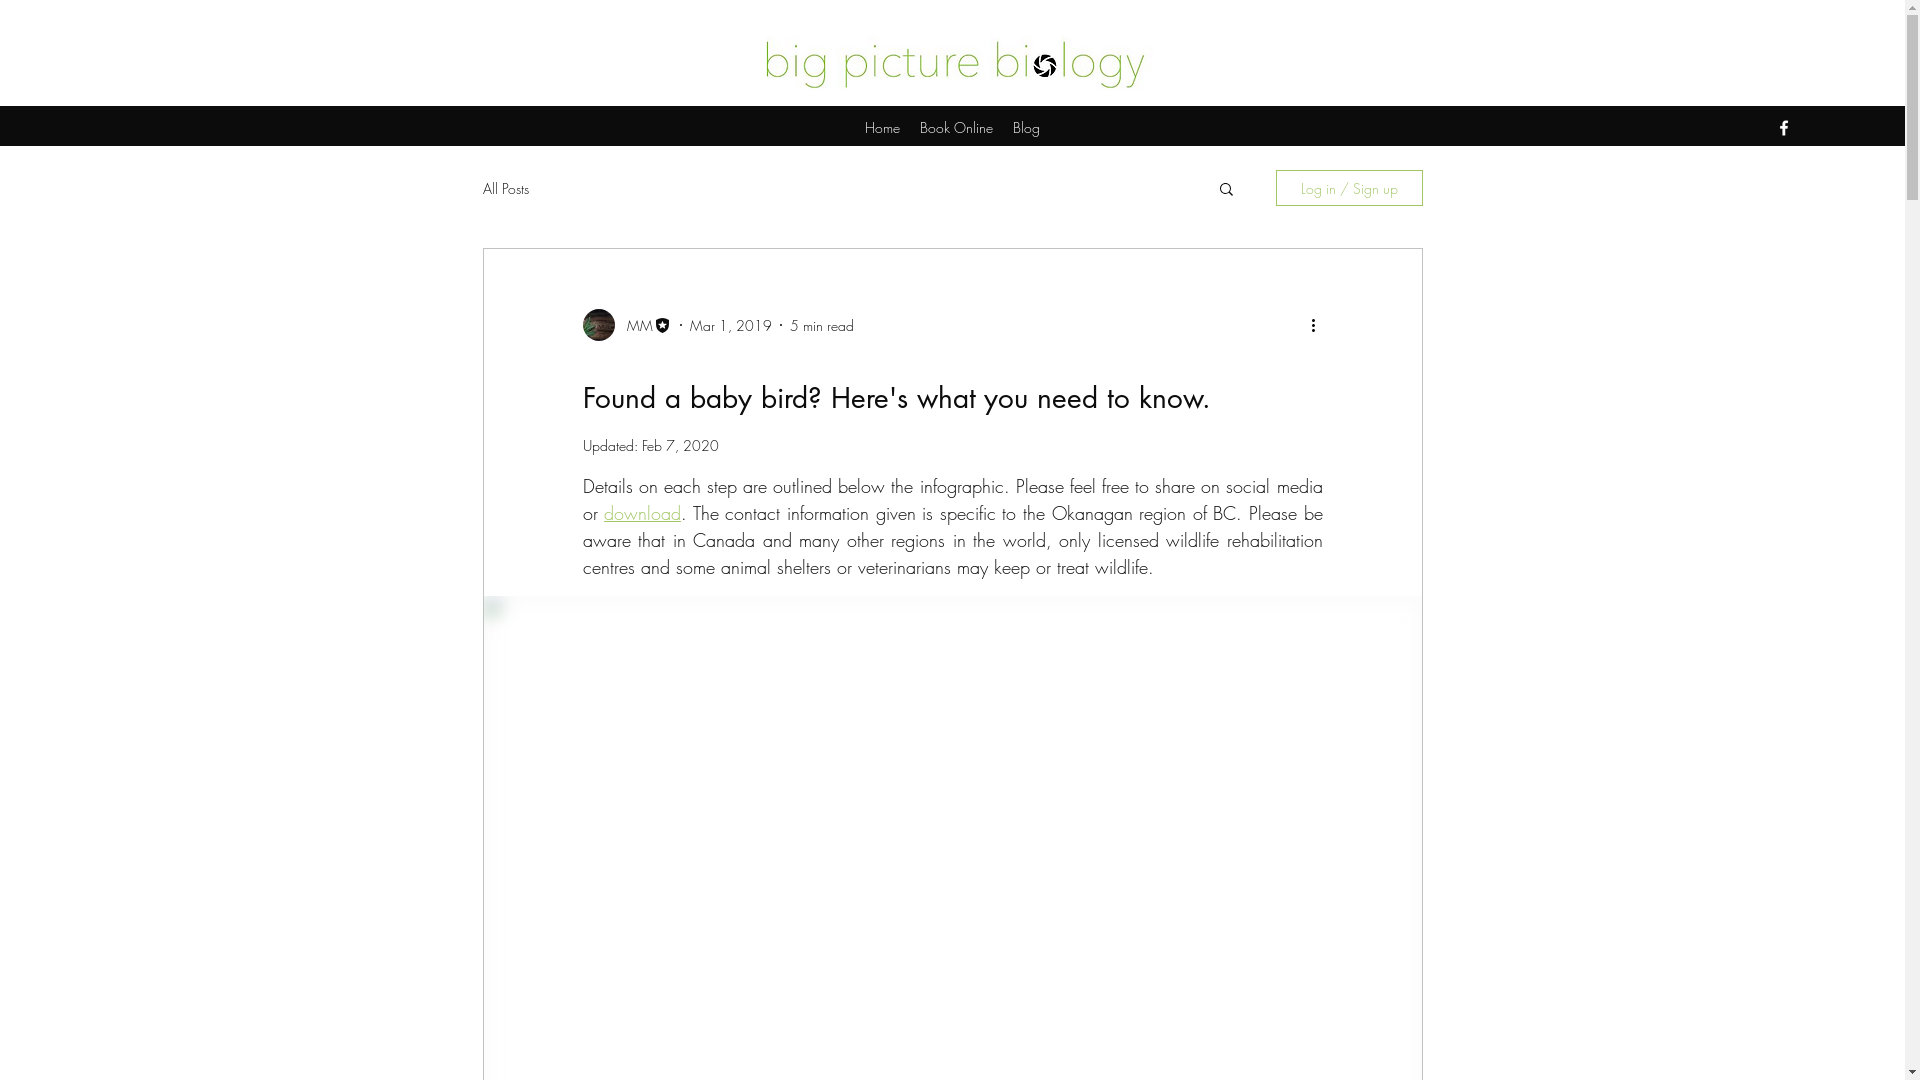 The width and height of the screenshot is (1920, 1080). Describe the element at coordinates (504, 187) in the screenshot. I see `'All Posts'` at that location.